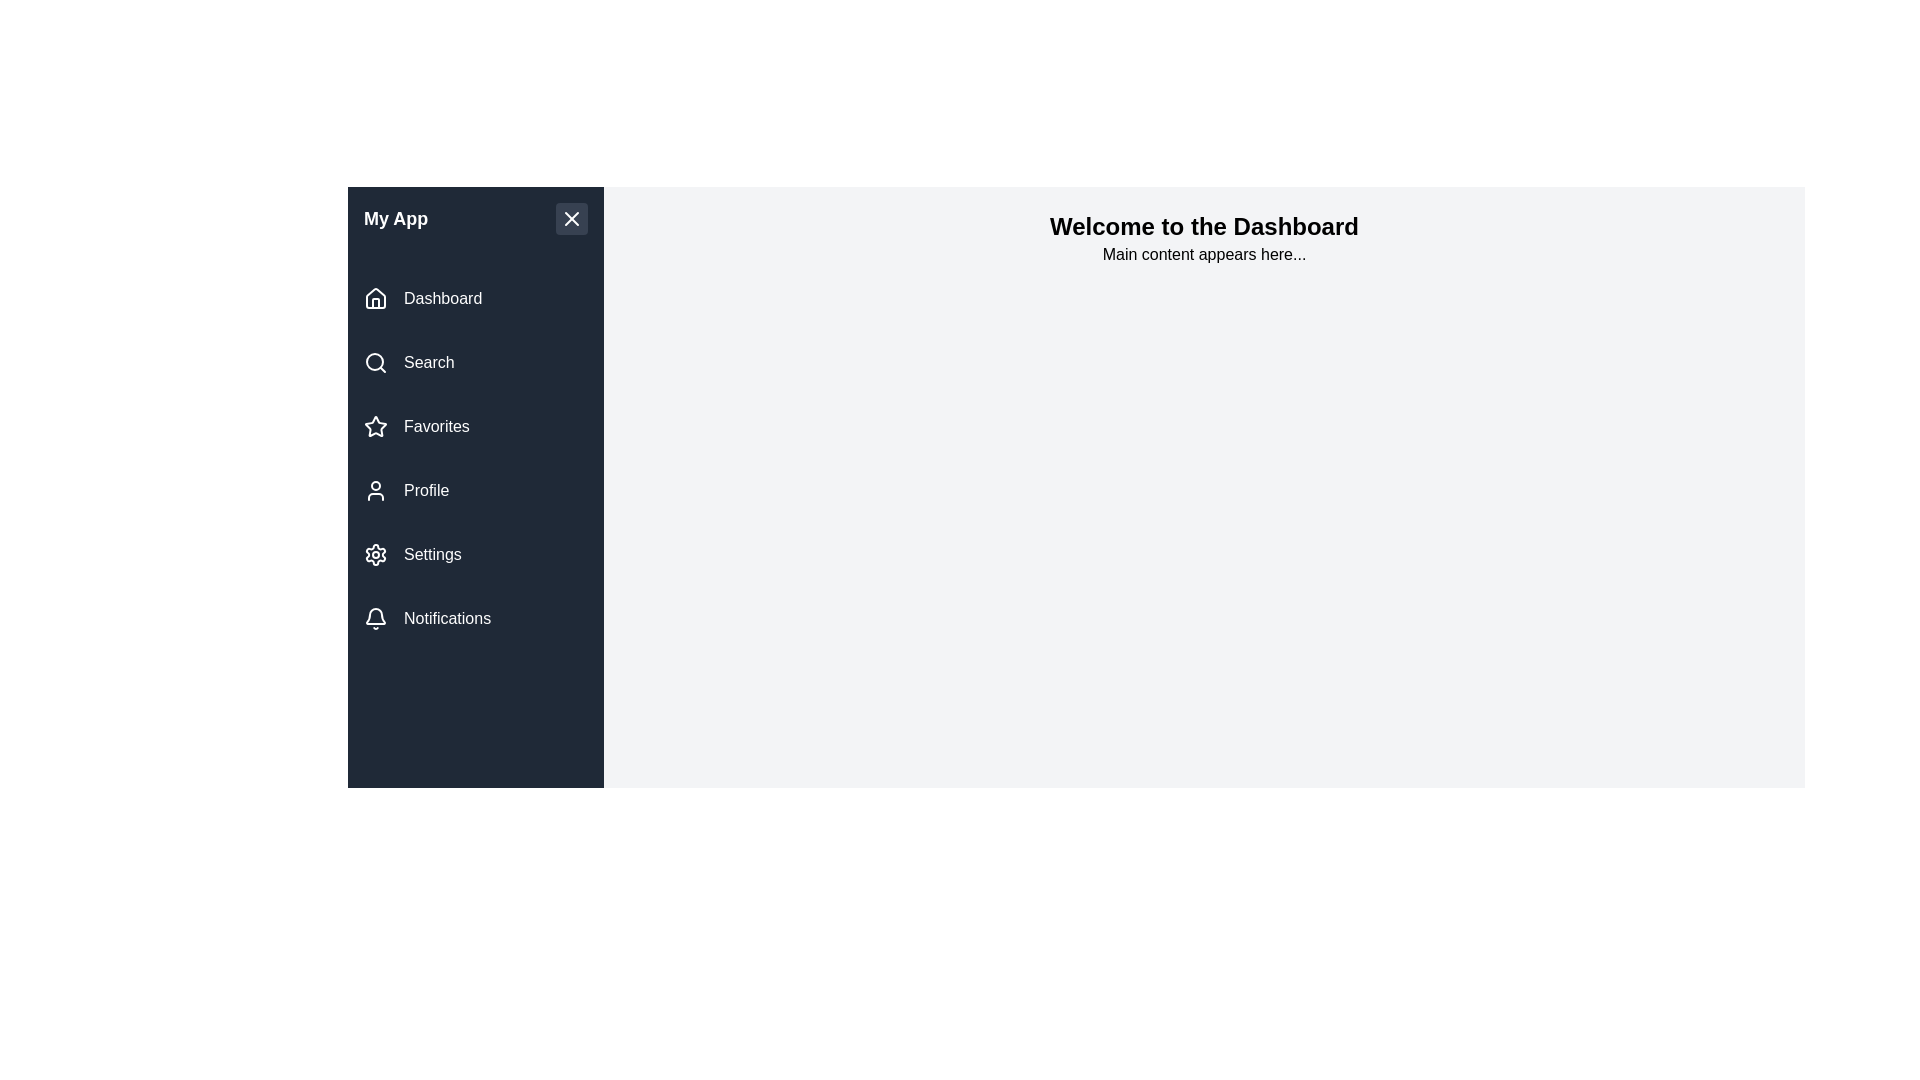 This screenshot has height=1080, width=1920. Describe the element at coordinates (474, 490) in the screenshot. I see `the navigation item Profile from the drawer` at that location.